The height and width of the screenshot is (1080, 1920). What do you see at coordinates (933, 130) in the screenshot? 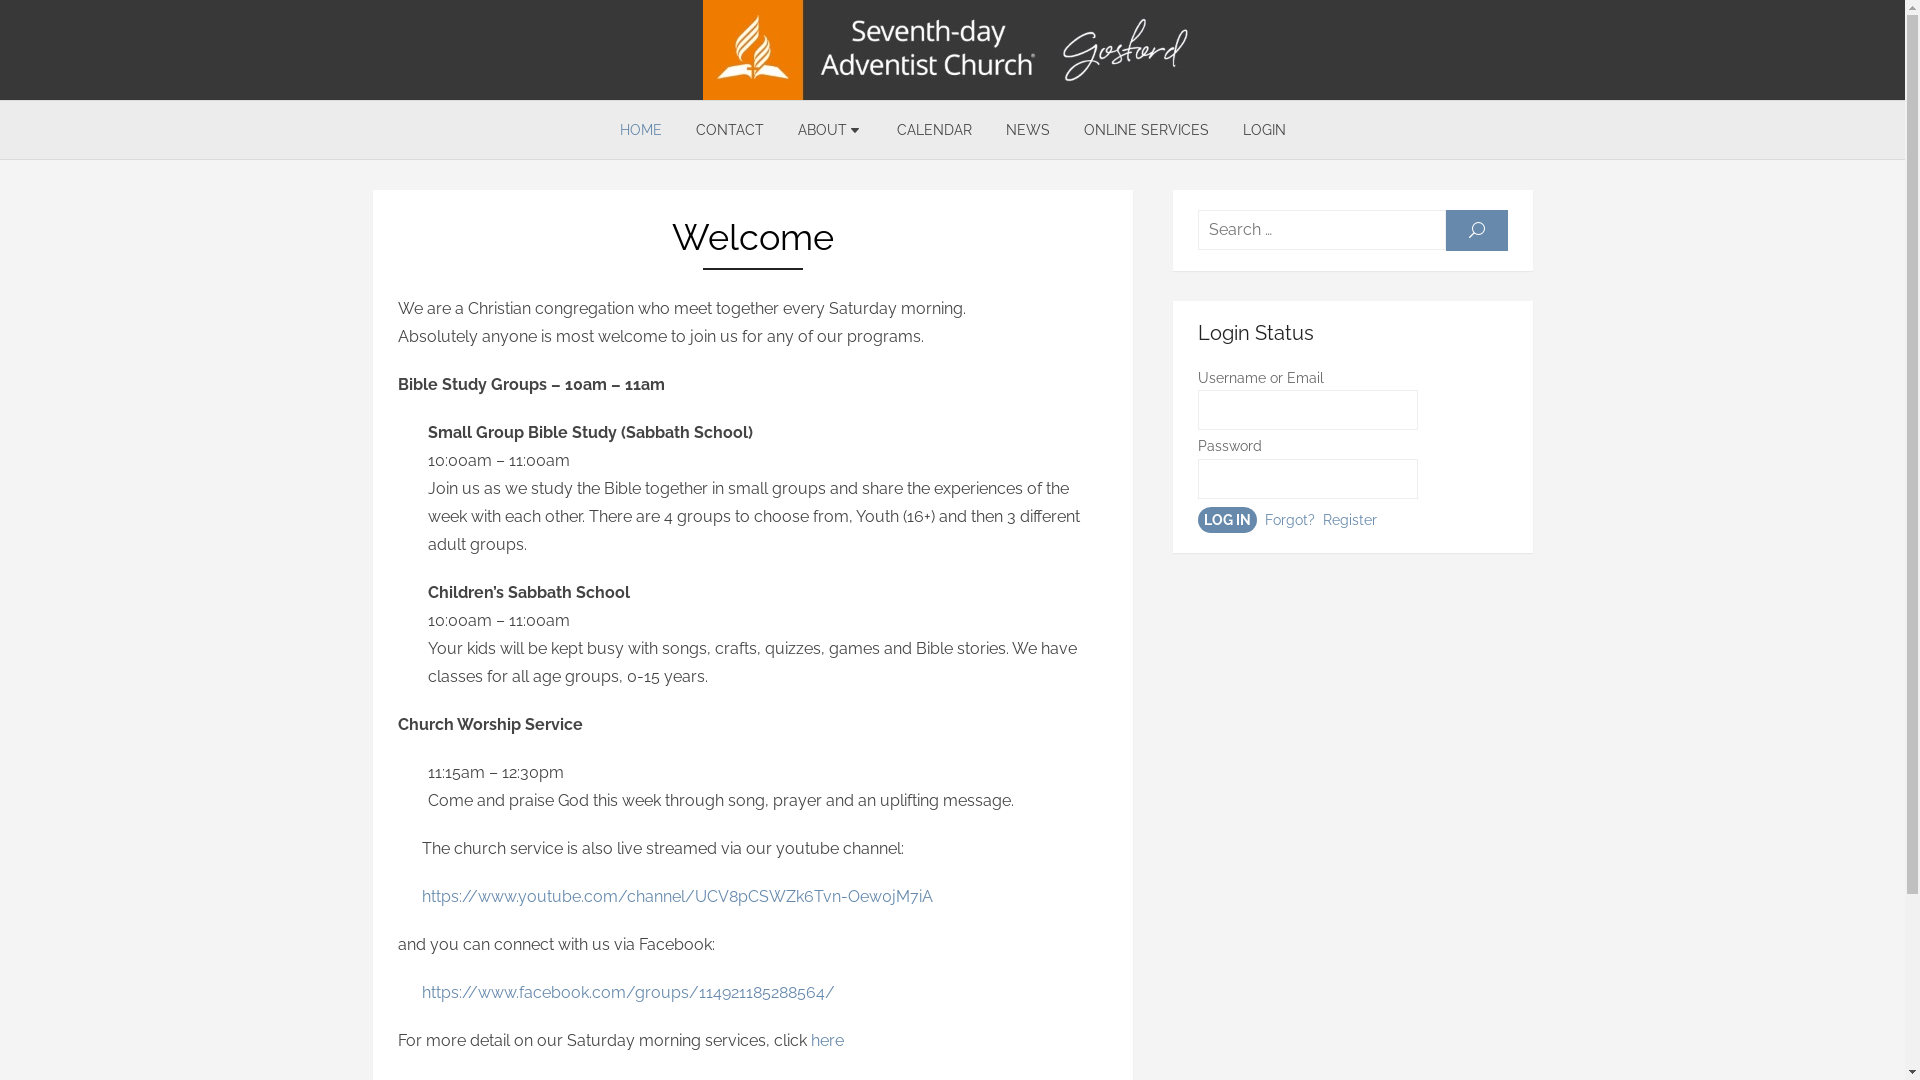
I see `'CALENDAR'` at bounding box center [933, 130].